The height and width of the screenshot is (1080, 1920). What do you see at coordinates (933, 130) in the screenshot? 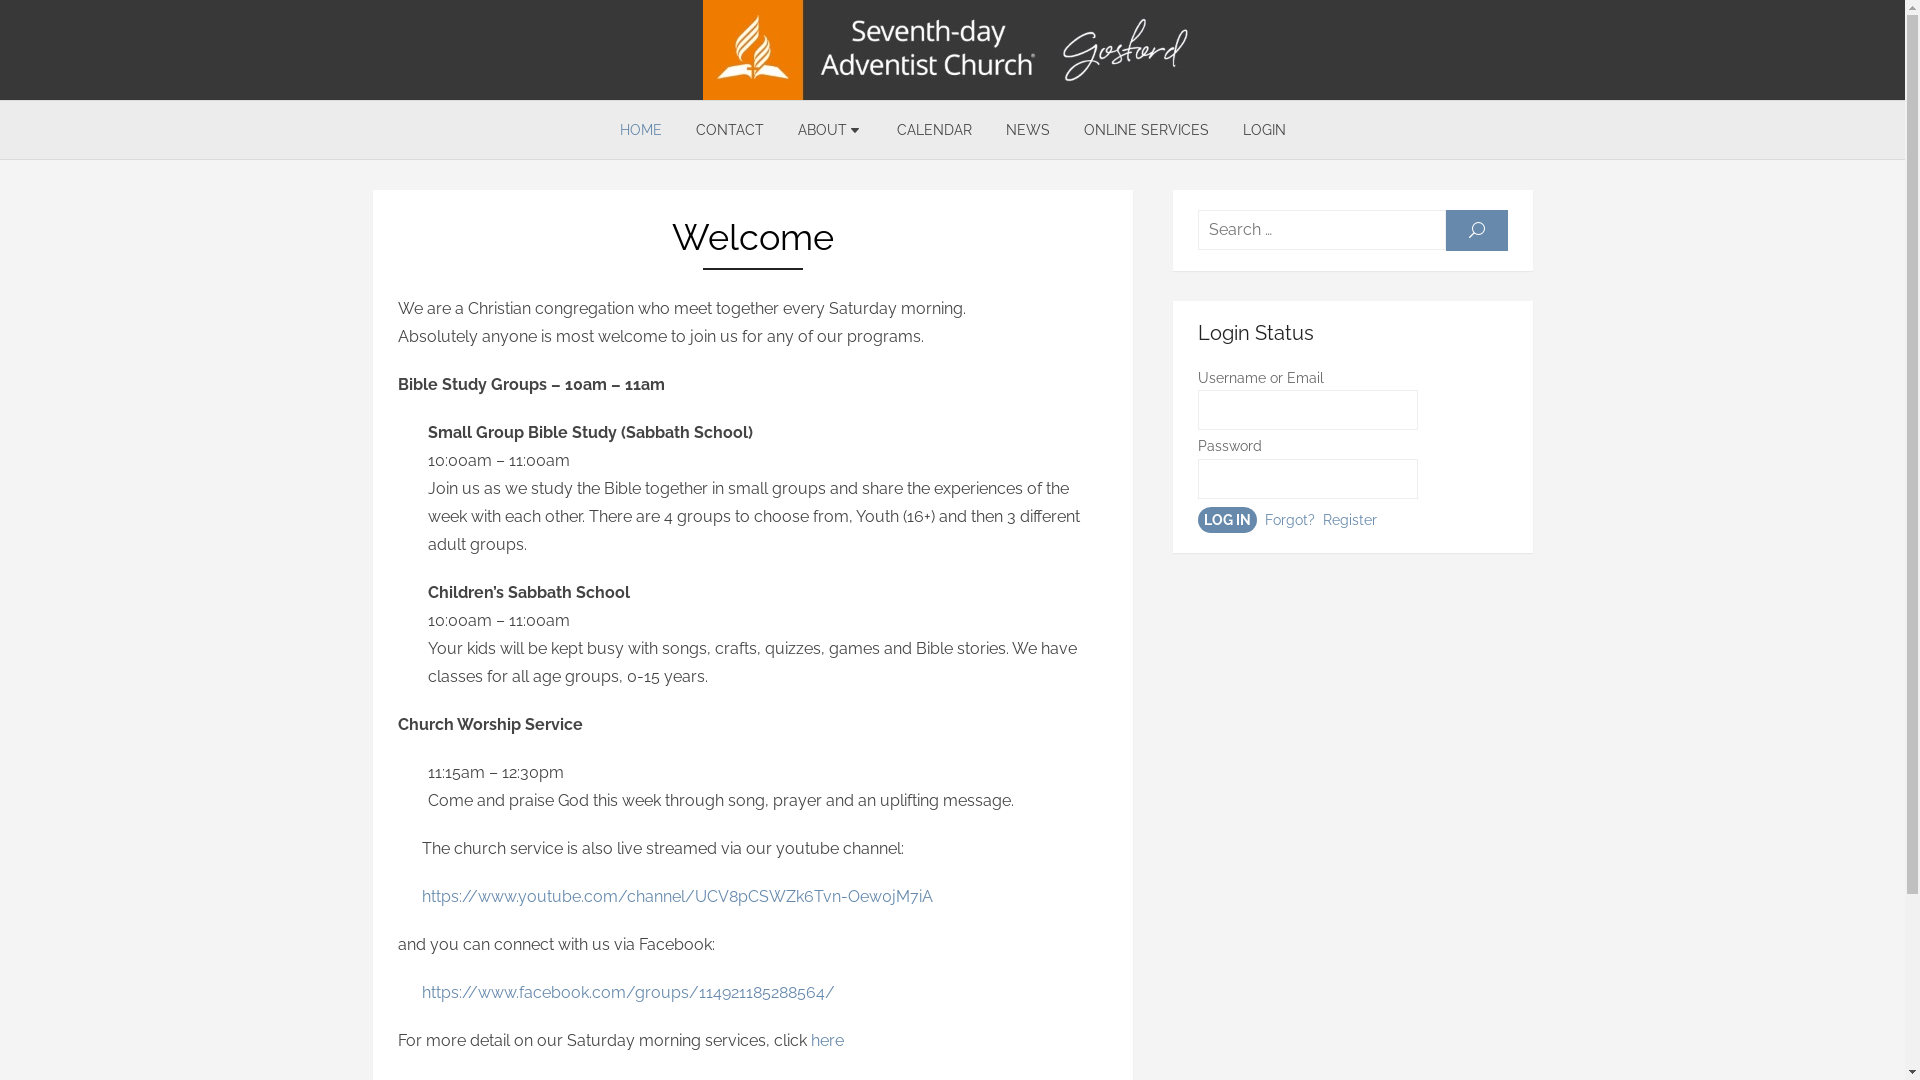
I see `'CALENDAR'` at bounding box center [933, 130].